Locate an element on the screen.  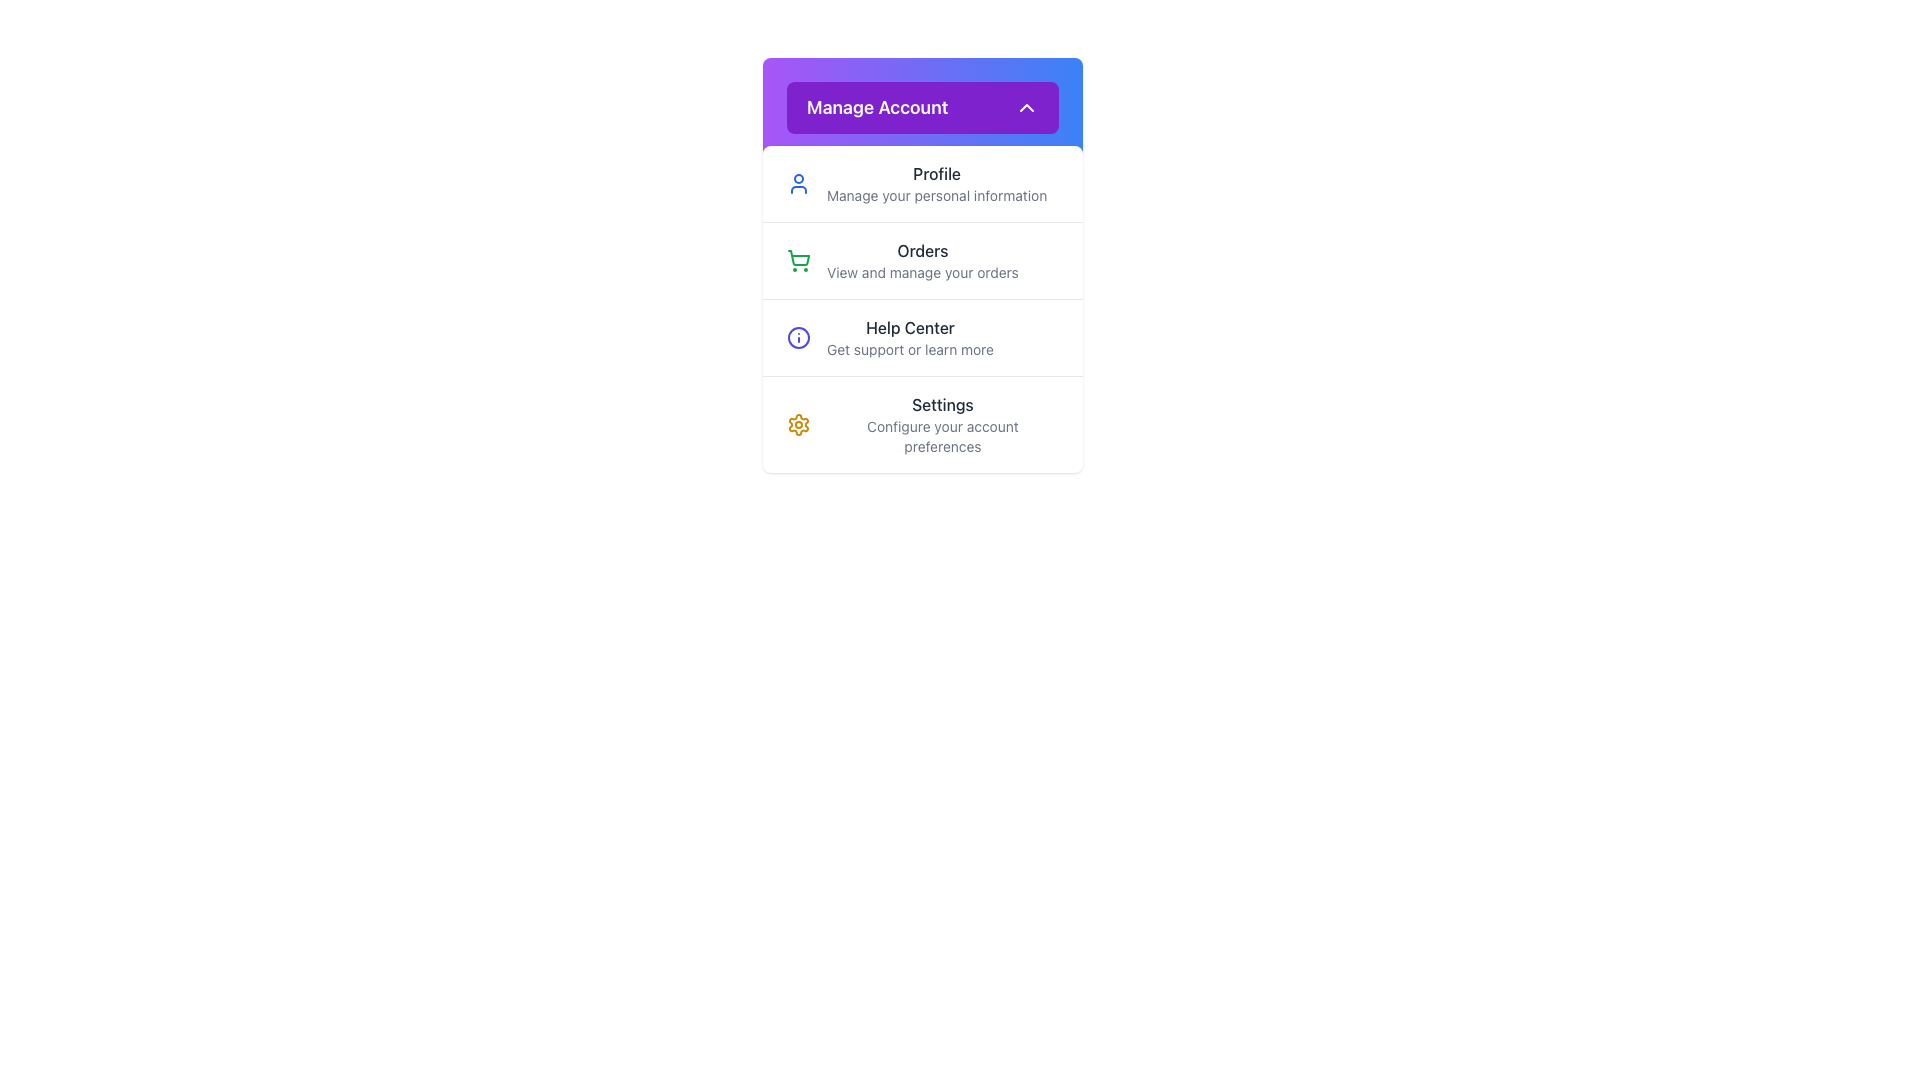
the 'Profile' icon in the 'Manage Account' dropdown menu, which is located to the left of the text 'Profile' is located at coordinates (797, 184).